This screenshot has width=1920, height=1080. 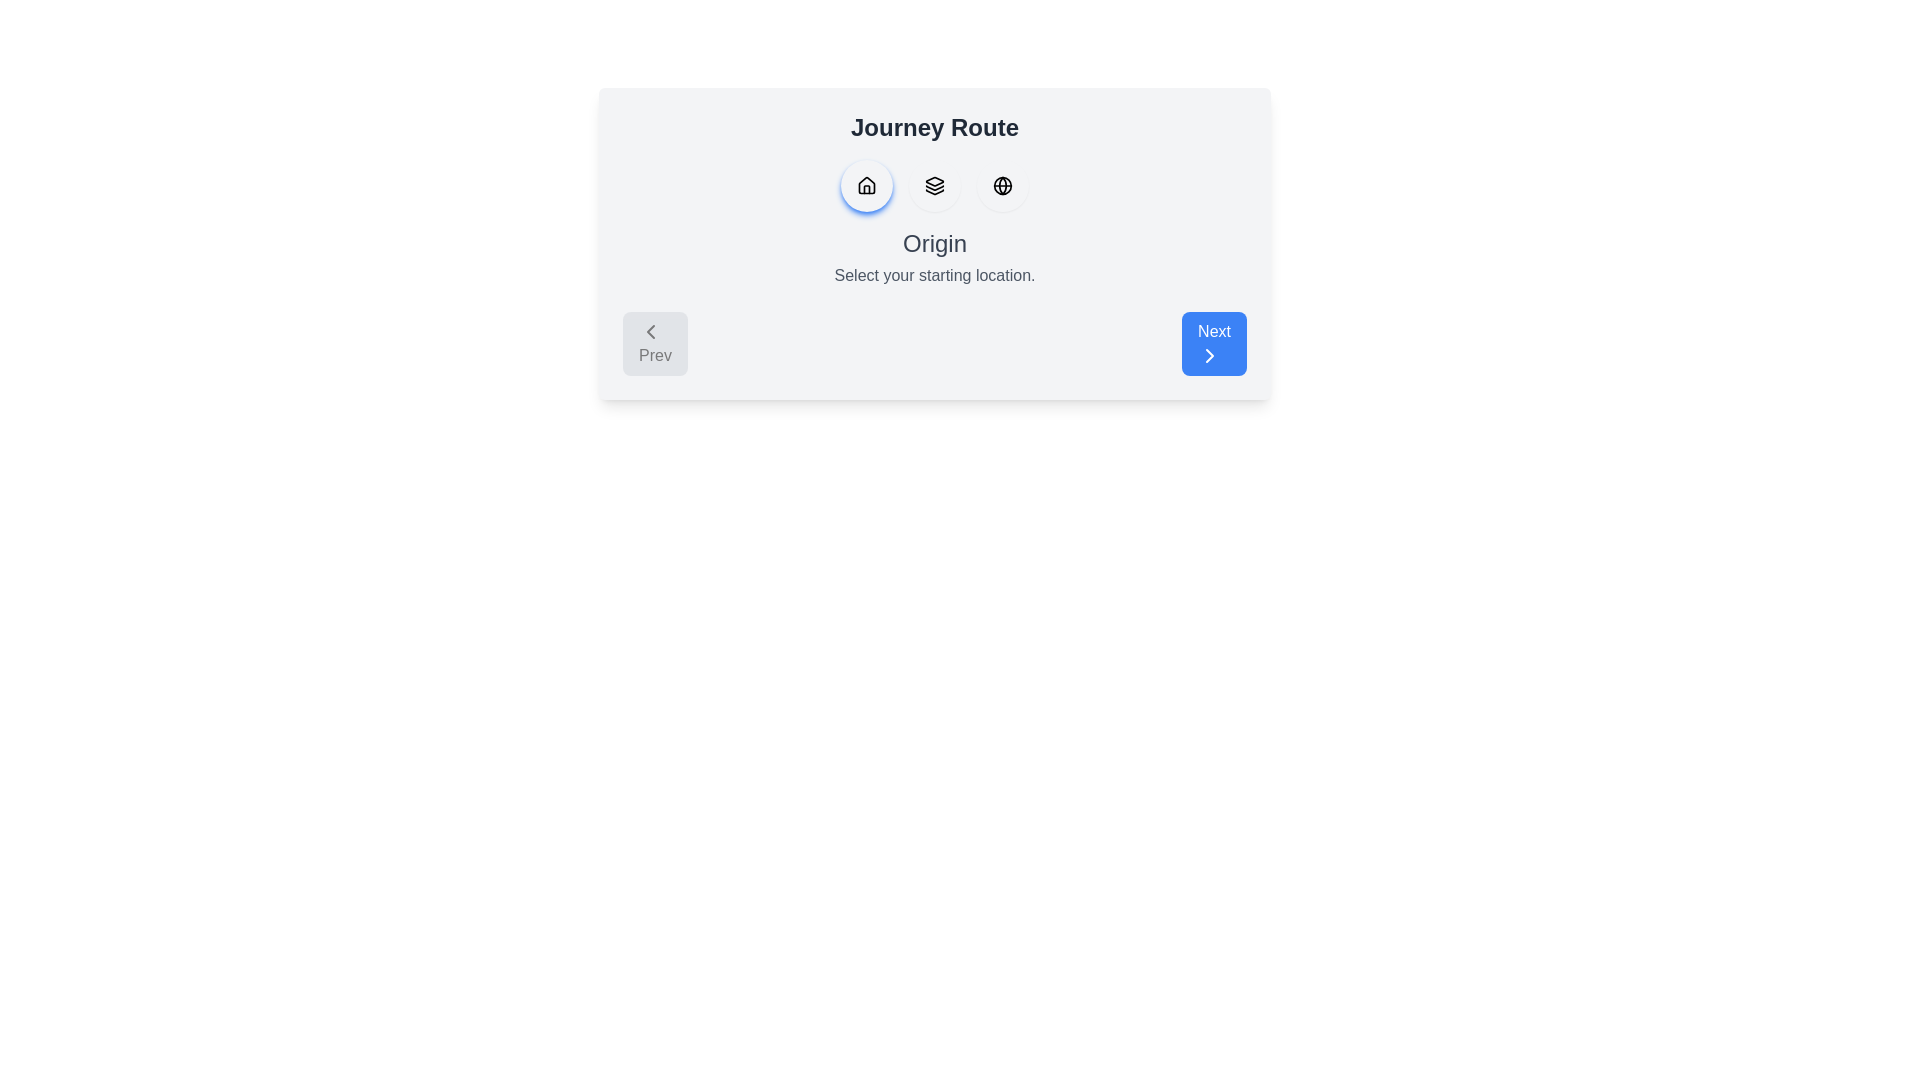 What do you see at coordinates (1209, 354) in the screenshot?
I see `the chevron icon pointing to the right, which is part of a blue 'Next' button located at the bottom right corner of the interface` at bounding box center [1209, 354].